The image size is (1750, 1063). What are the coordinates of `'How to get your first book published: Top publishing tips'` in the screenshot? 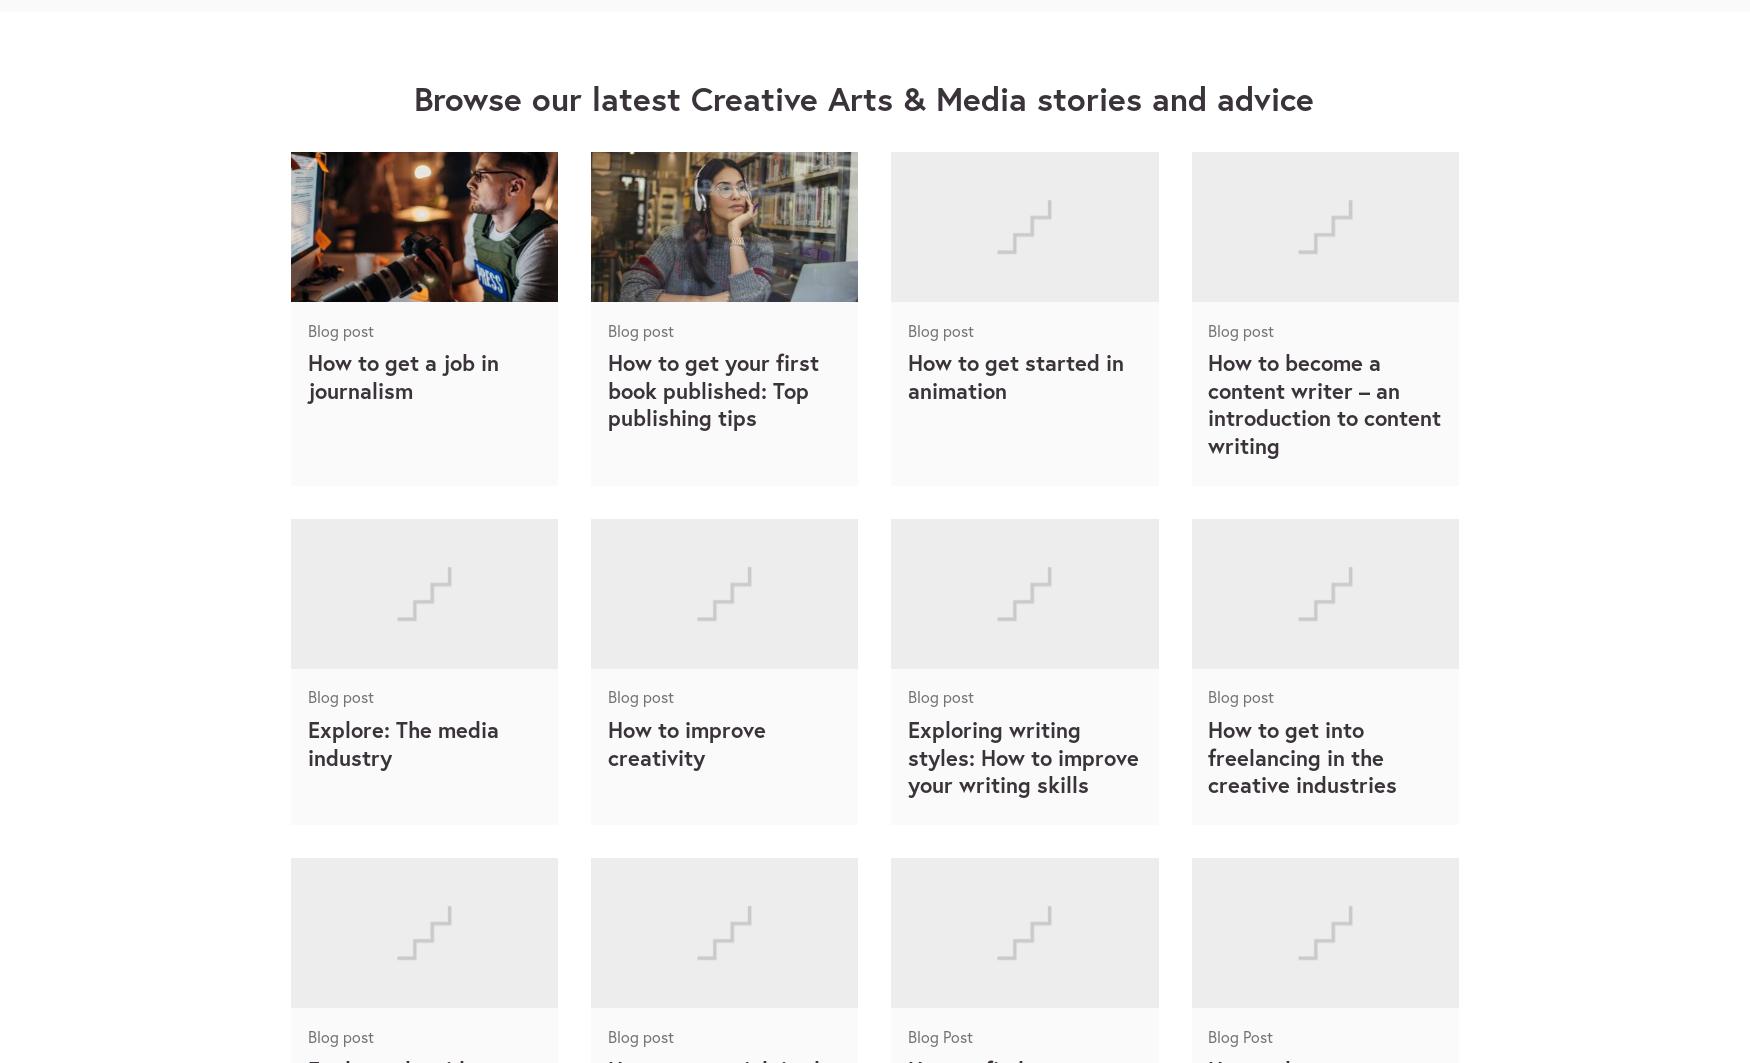 It's located at (712, 390).